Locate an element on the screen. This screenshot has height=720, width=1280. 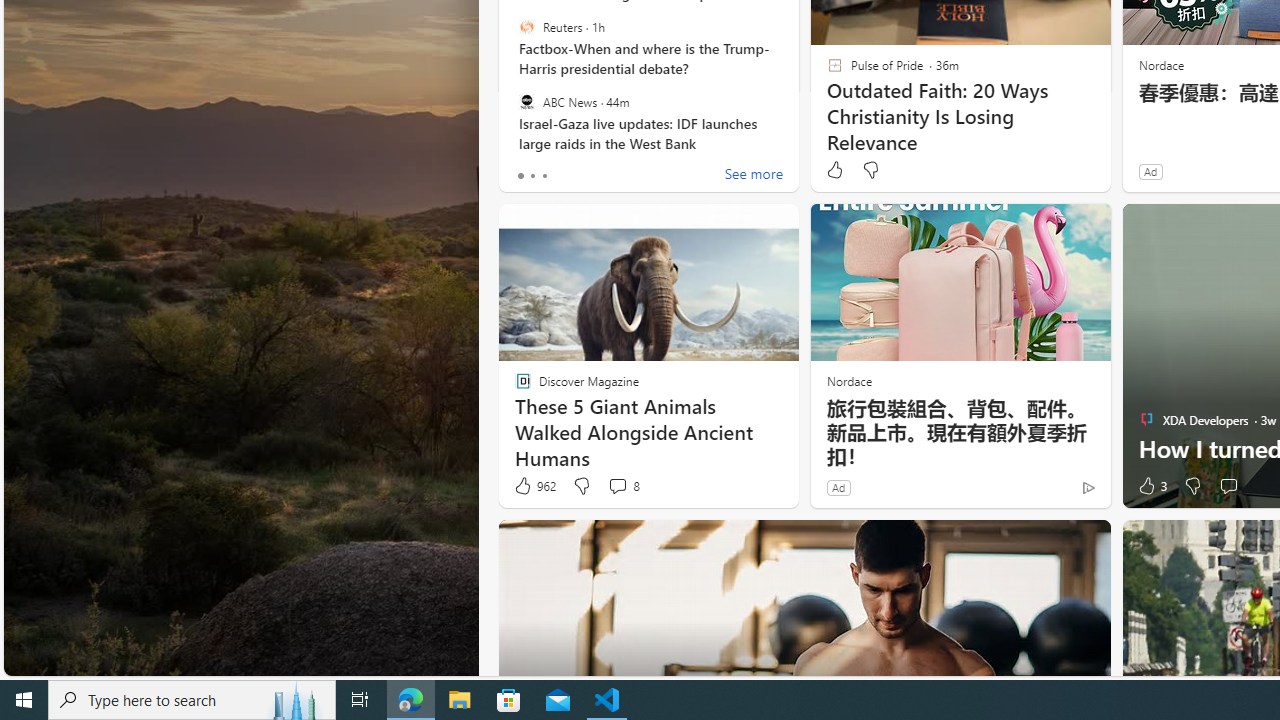
'Ad' is located at coordinates (838, 487).